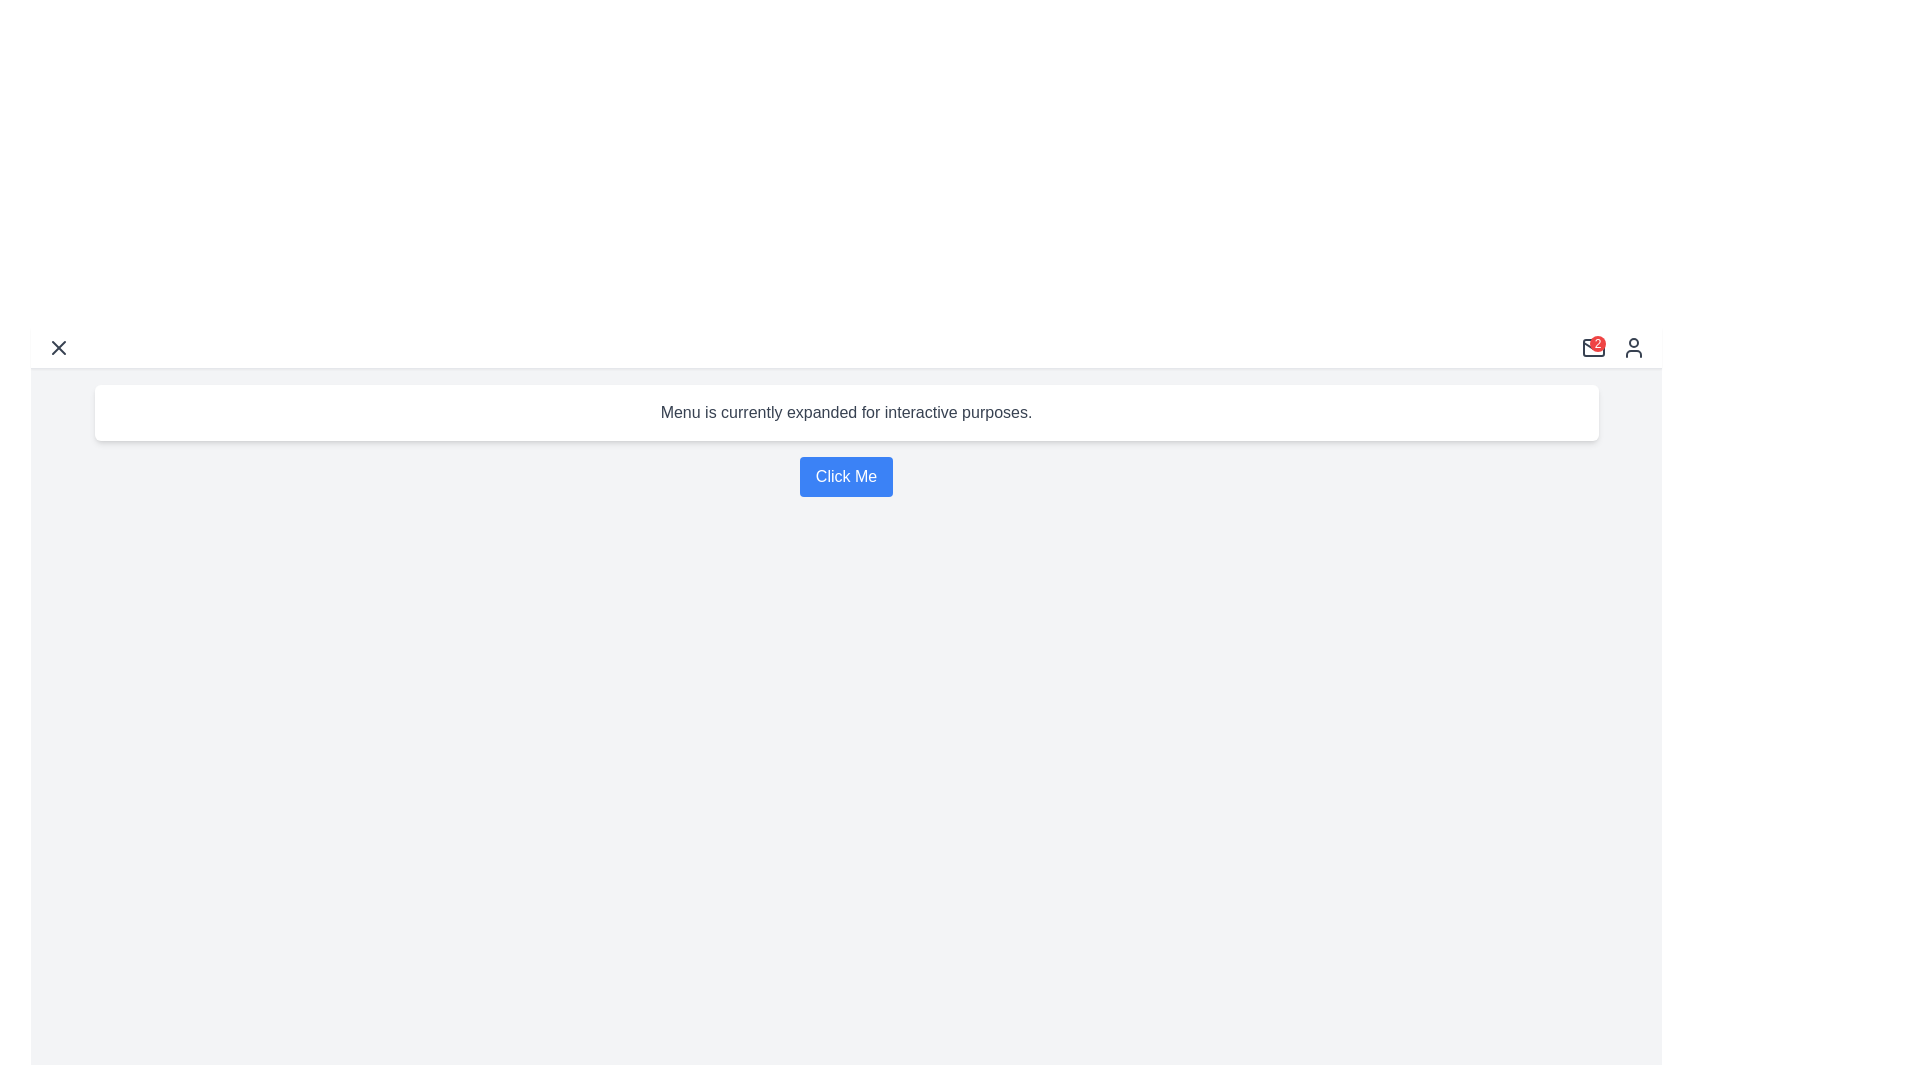  Describe the element at coordinates (58, 346) in the screenshot. I see `the close button icon, which is a small dark gray 'X' shape located at the upper left corner of the header navigation bar` at that location.